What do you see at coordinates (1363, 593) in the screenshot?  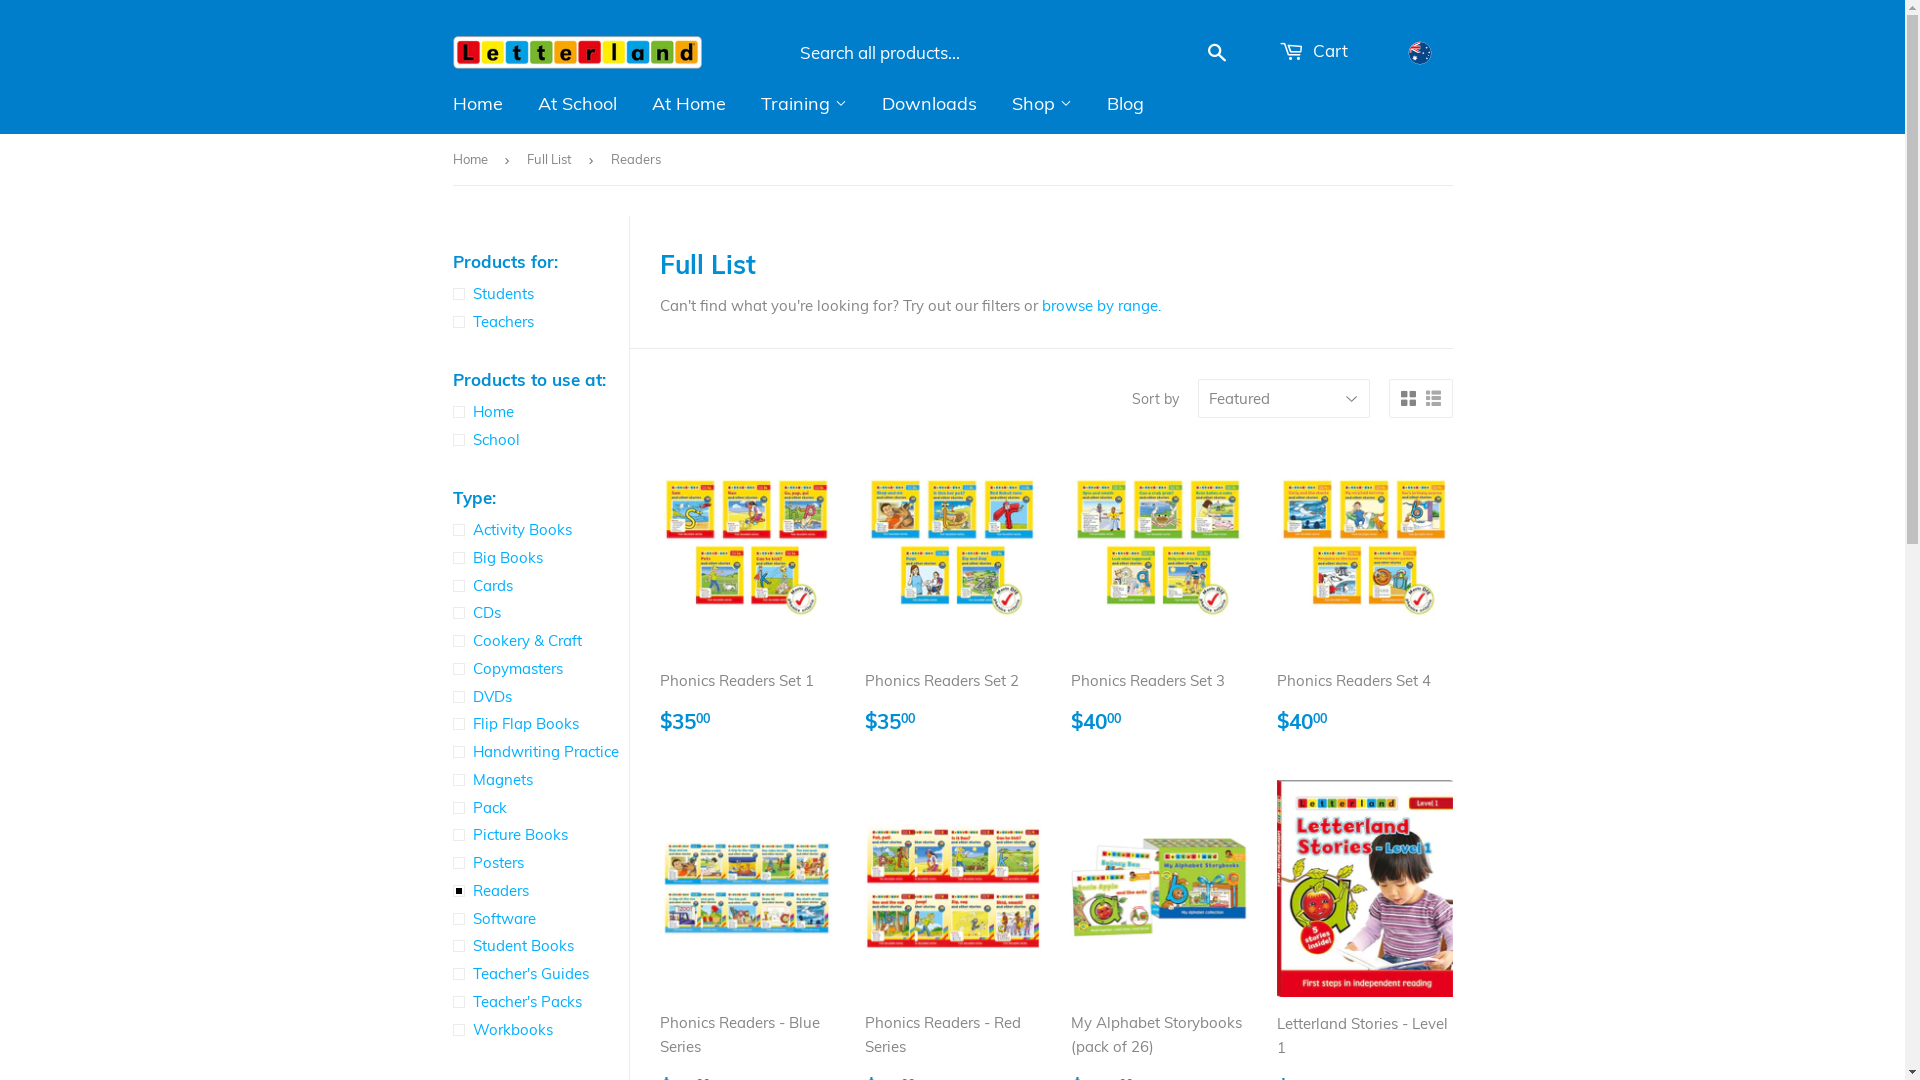 I see `'Phonics Readers Set 4` at bounding box center [1363, 593].